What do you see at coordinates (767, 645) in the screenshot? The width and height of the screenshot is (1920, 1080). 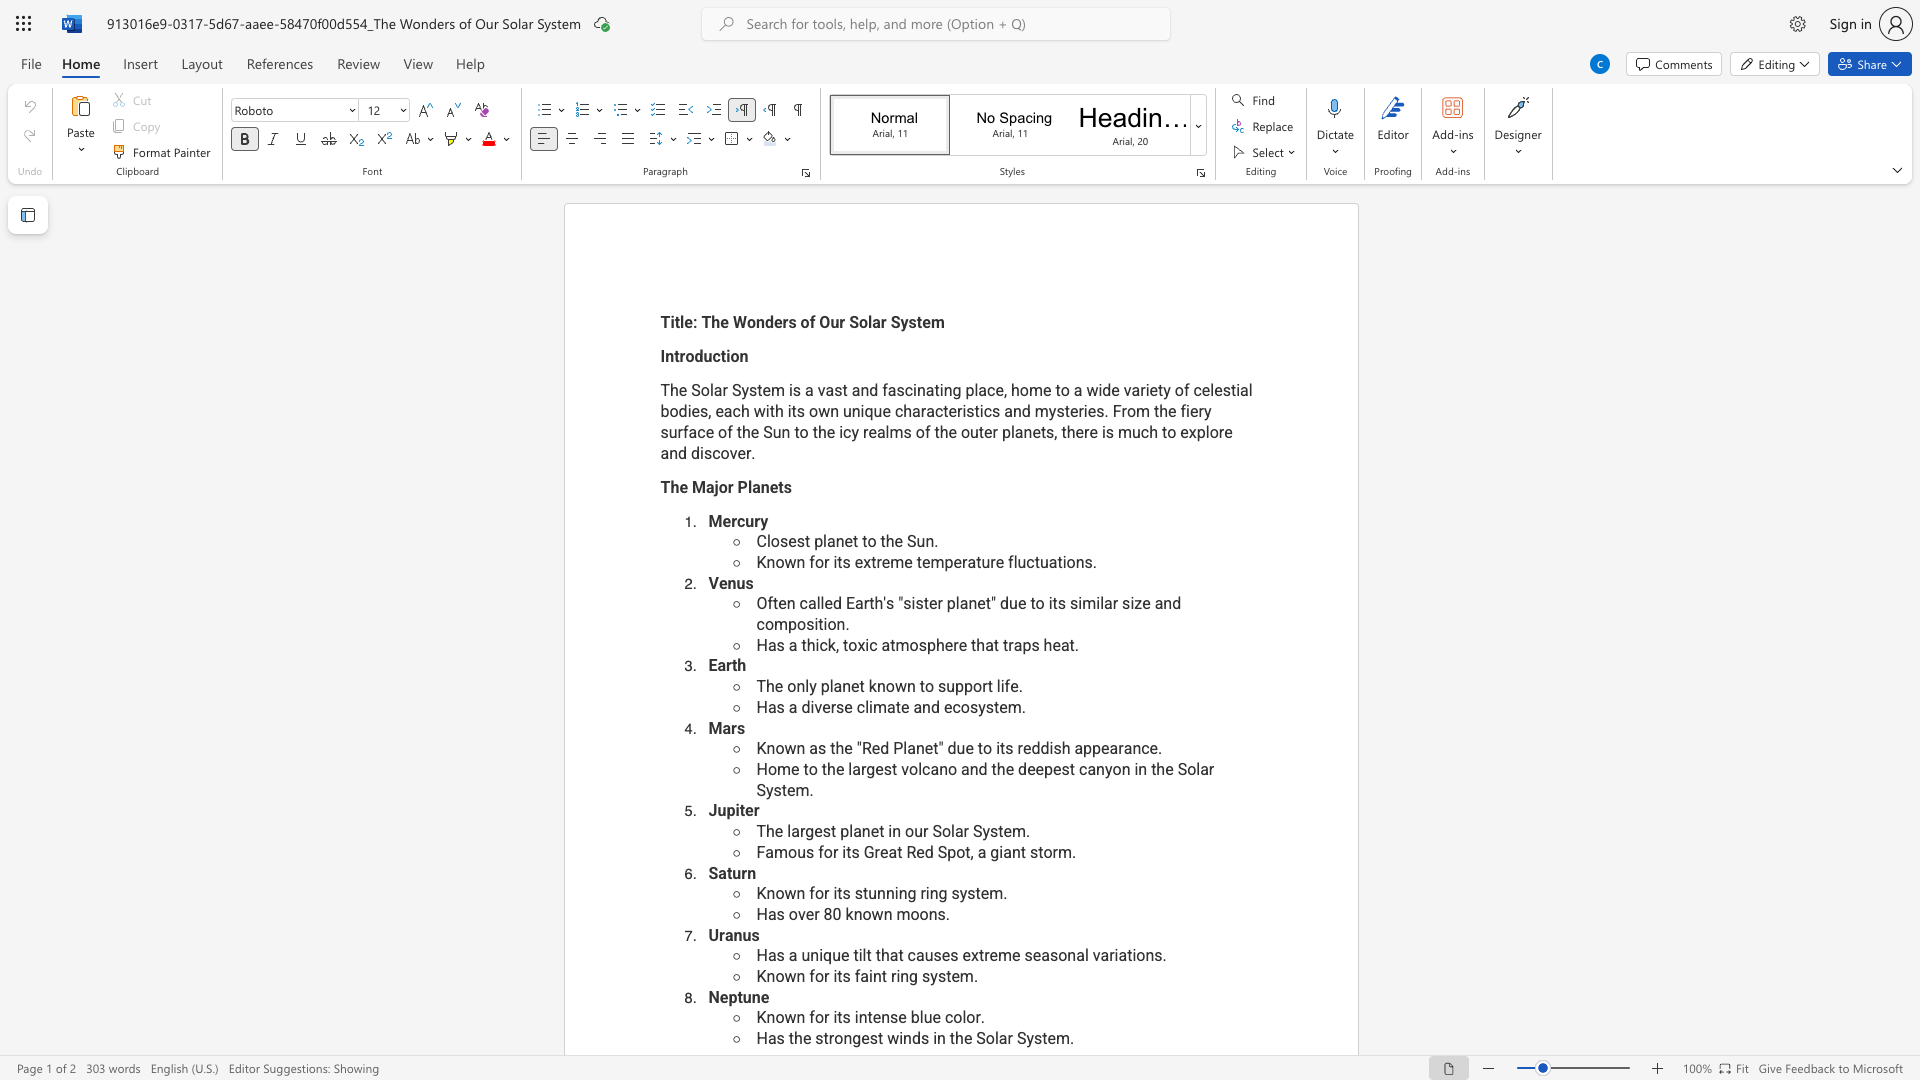 I see `the subset text "as a thick, toxic atmosphere that traps he" within the text "Has a thick, toxic atmosphere that traps heat."` at bounding box center [767, 645].